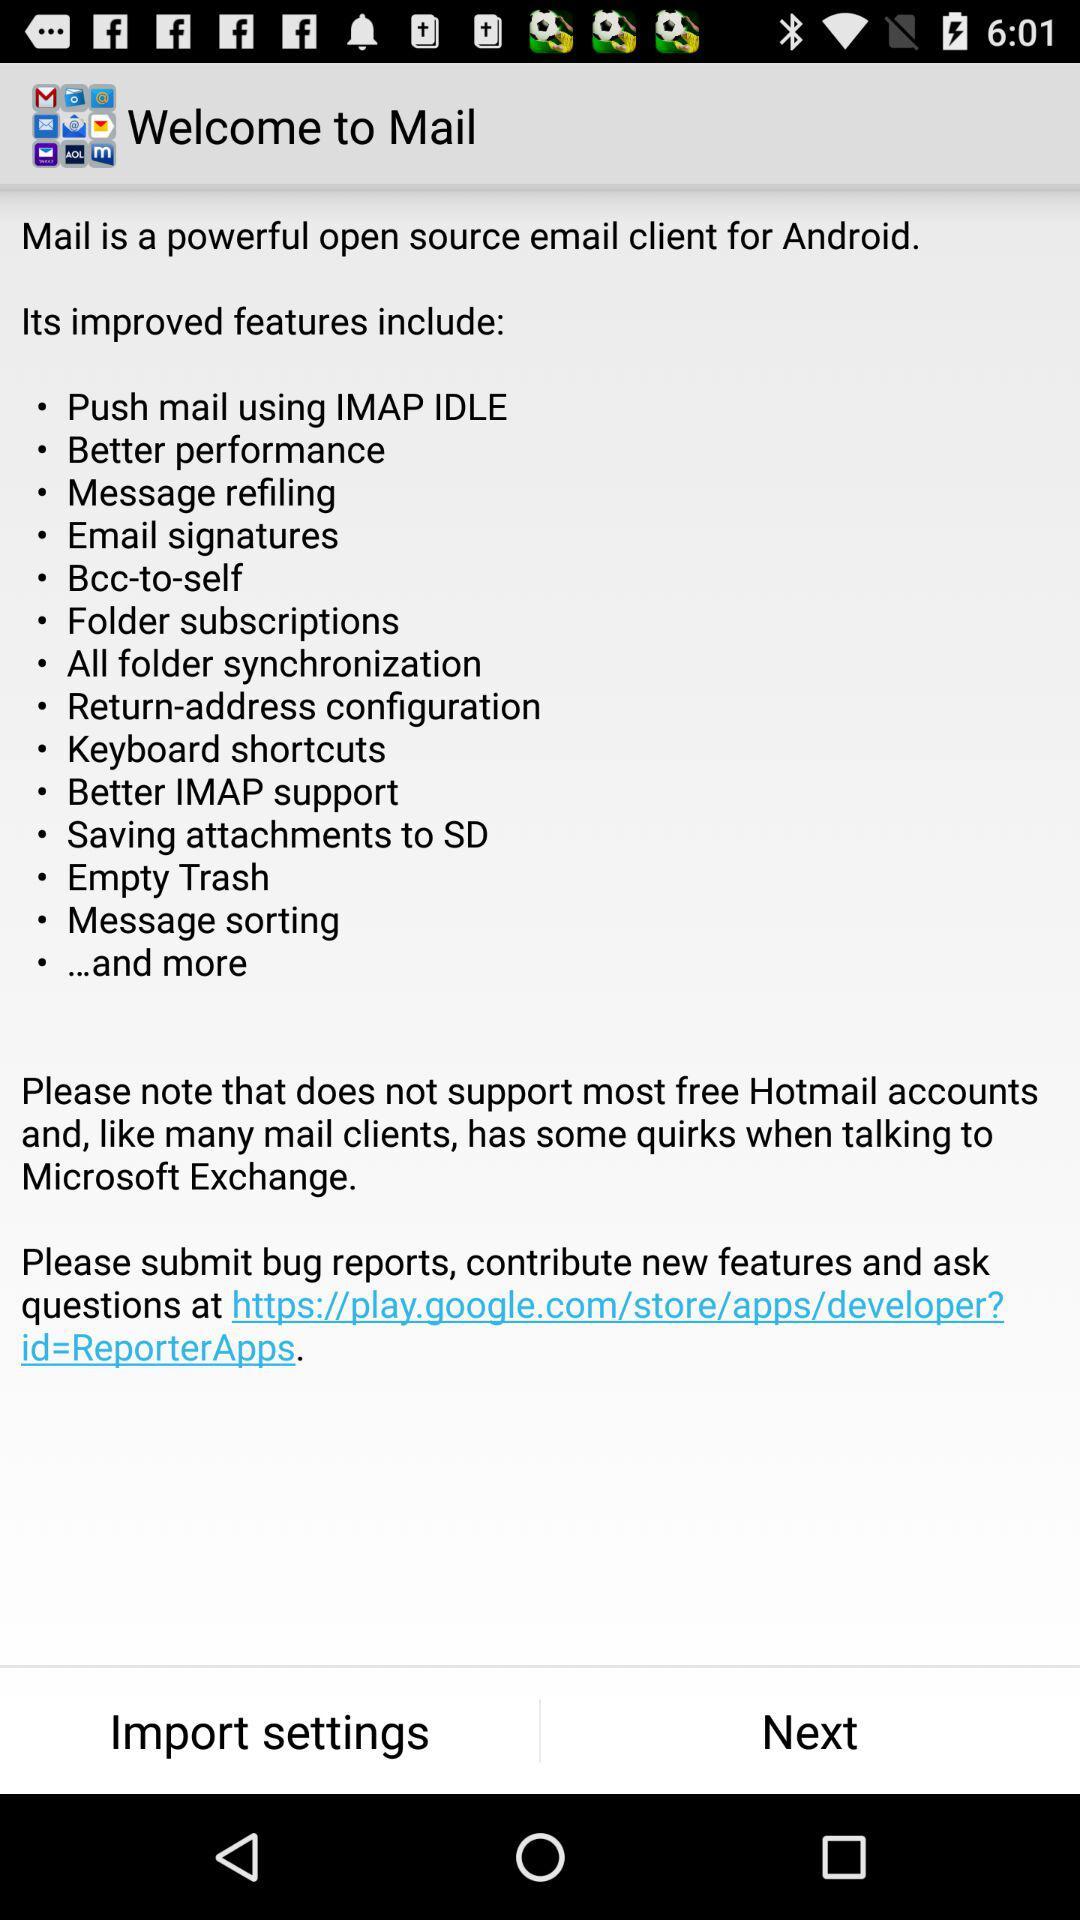  I want to click on item to the right of import settings button, so click(810, 1730).